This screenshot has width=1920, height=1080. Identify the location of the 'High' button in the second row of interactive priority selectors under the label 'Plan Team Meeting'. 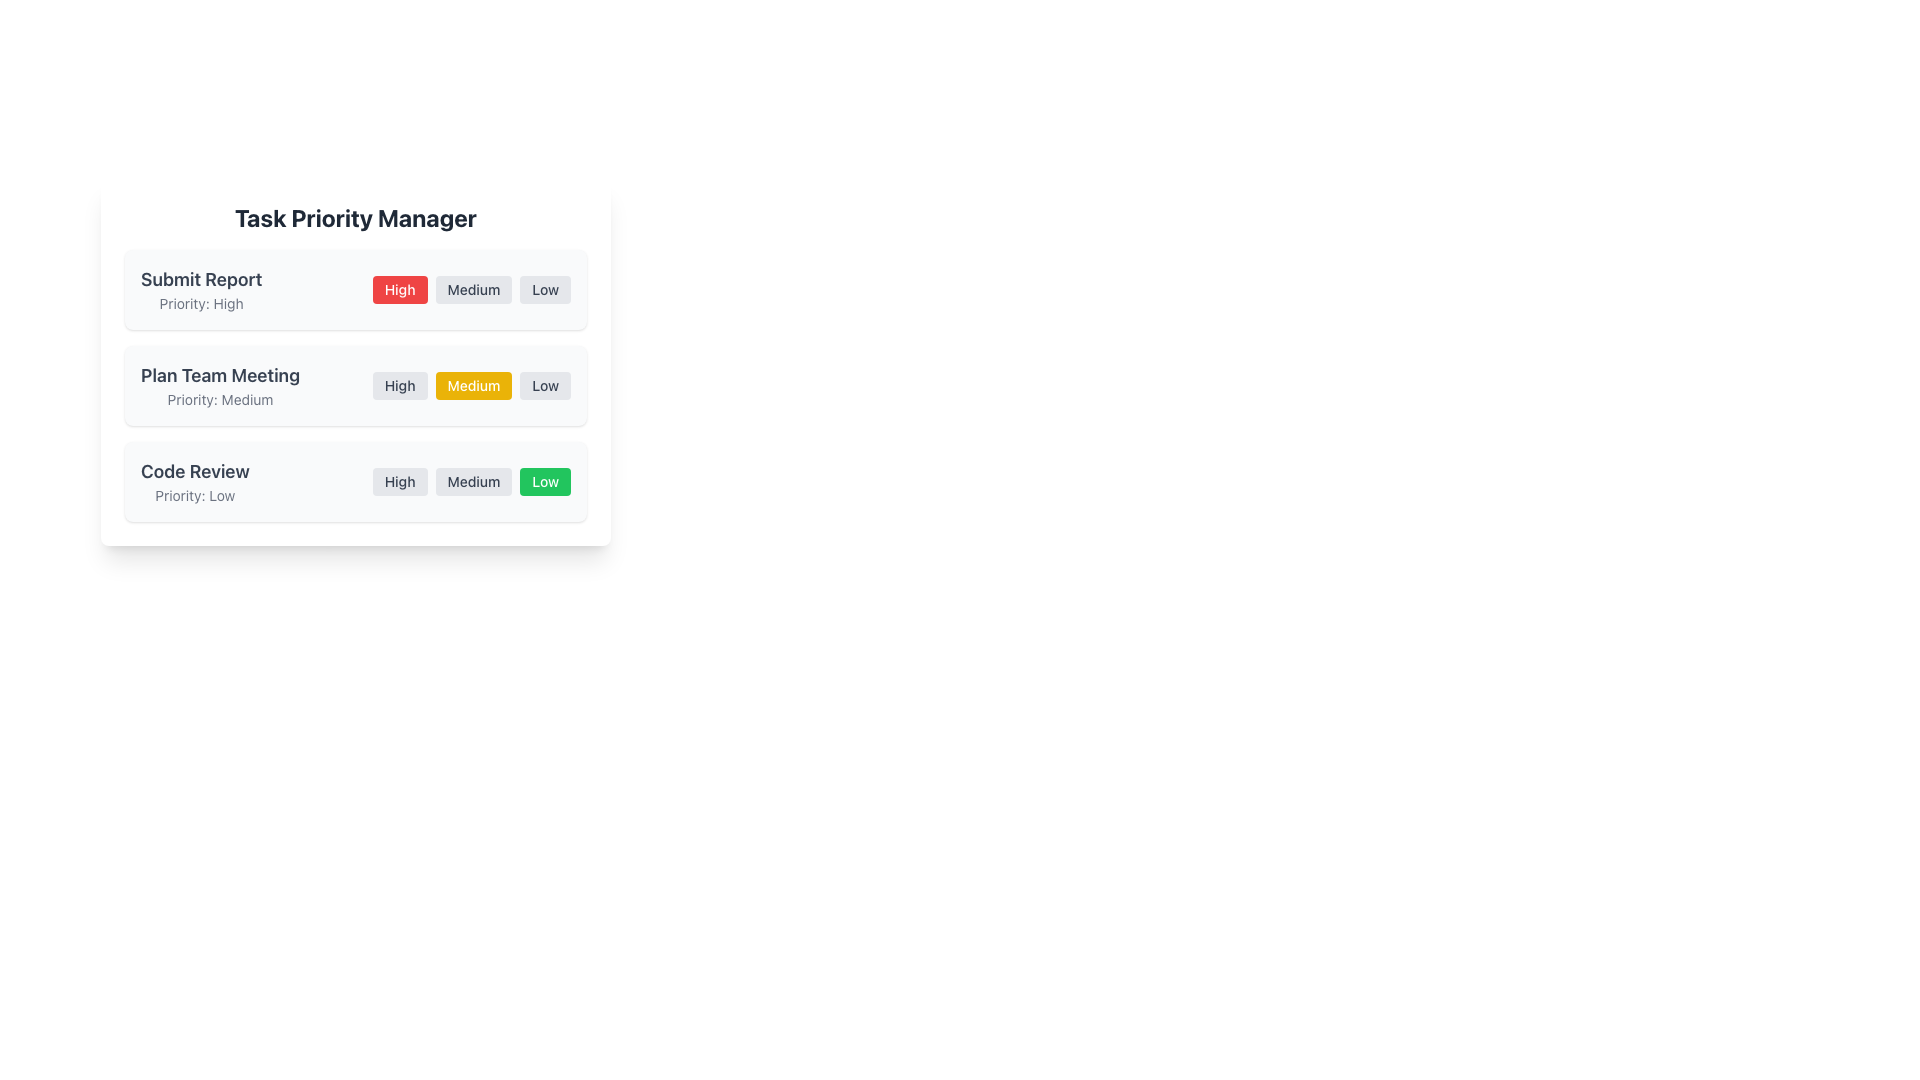
(400, 385).